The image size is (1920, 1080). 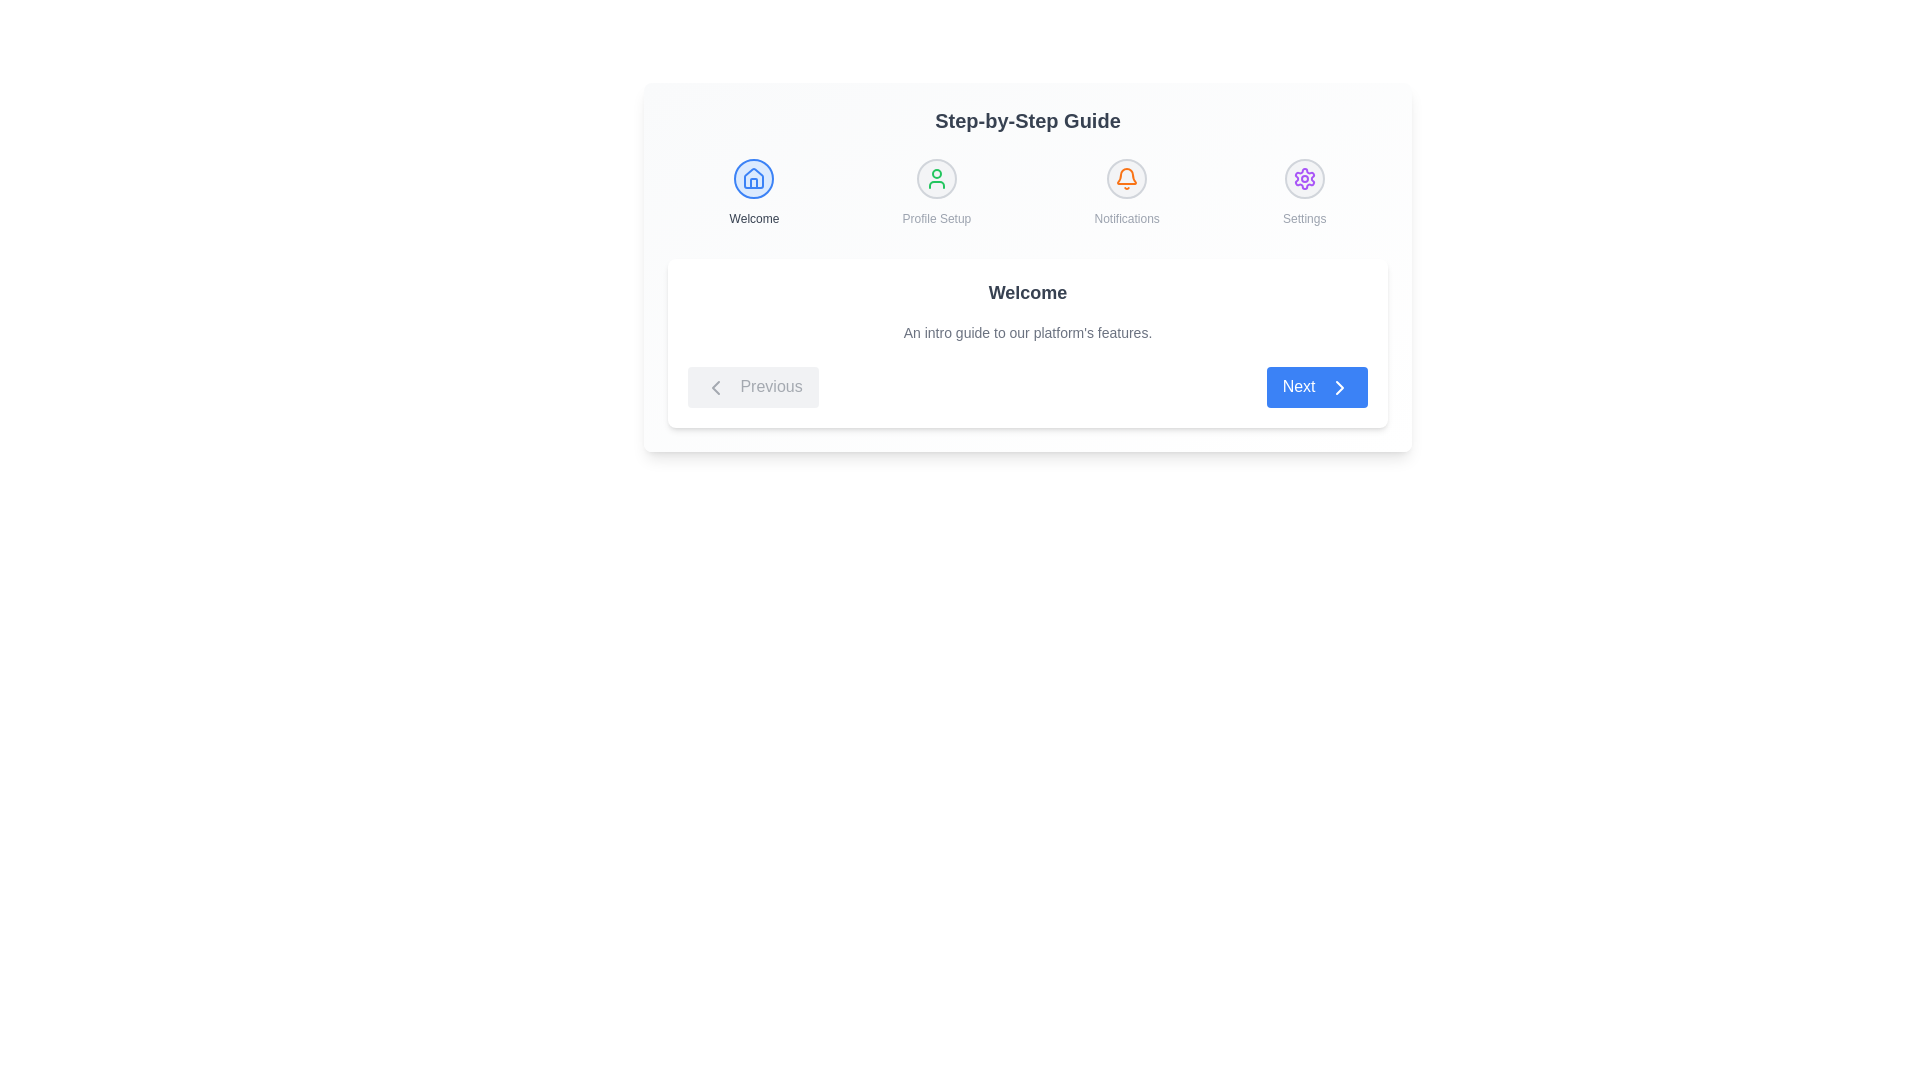 I want to click on the 'Profile Setup' label in the progress indicator, which is the second section aligned under the user profile icon, so click(x=935, y=219).